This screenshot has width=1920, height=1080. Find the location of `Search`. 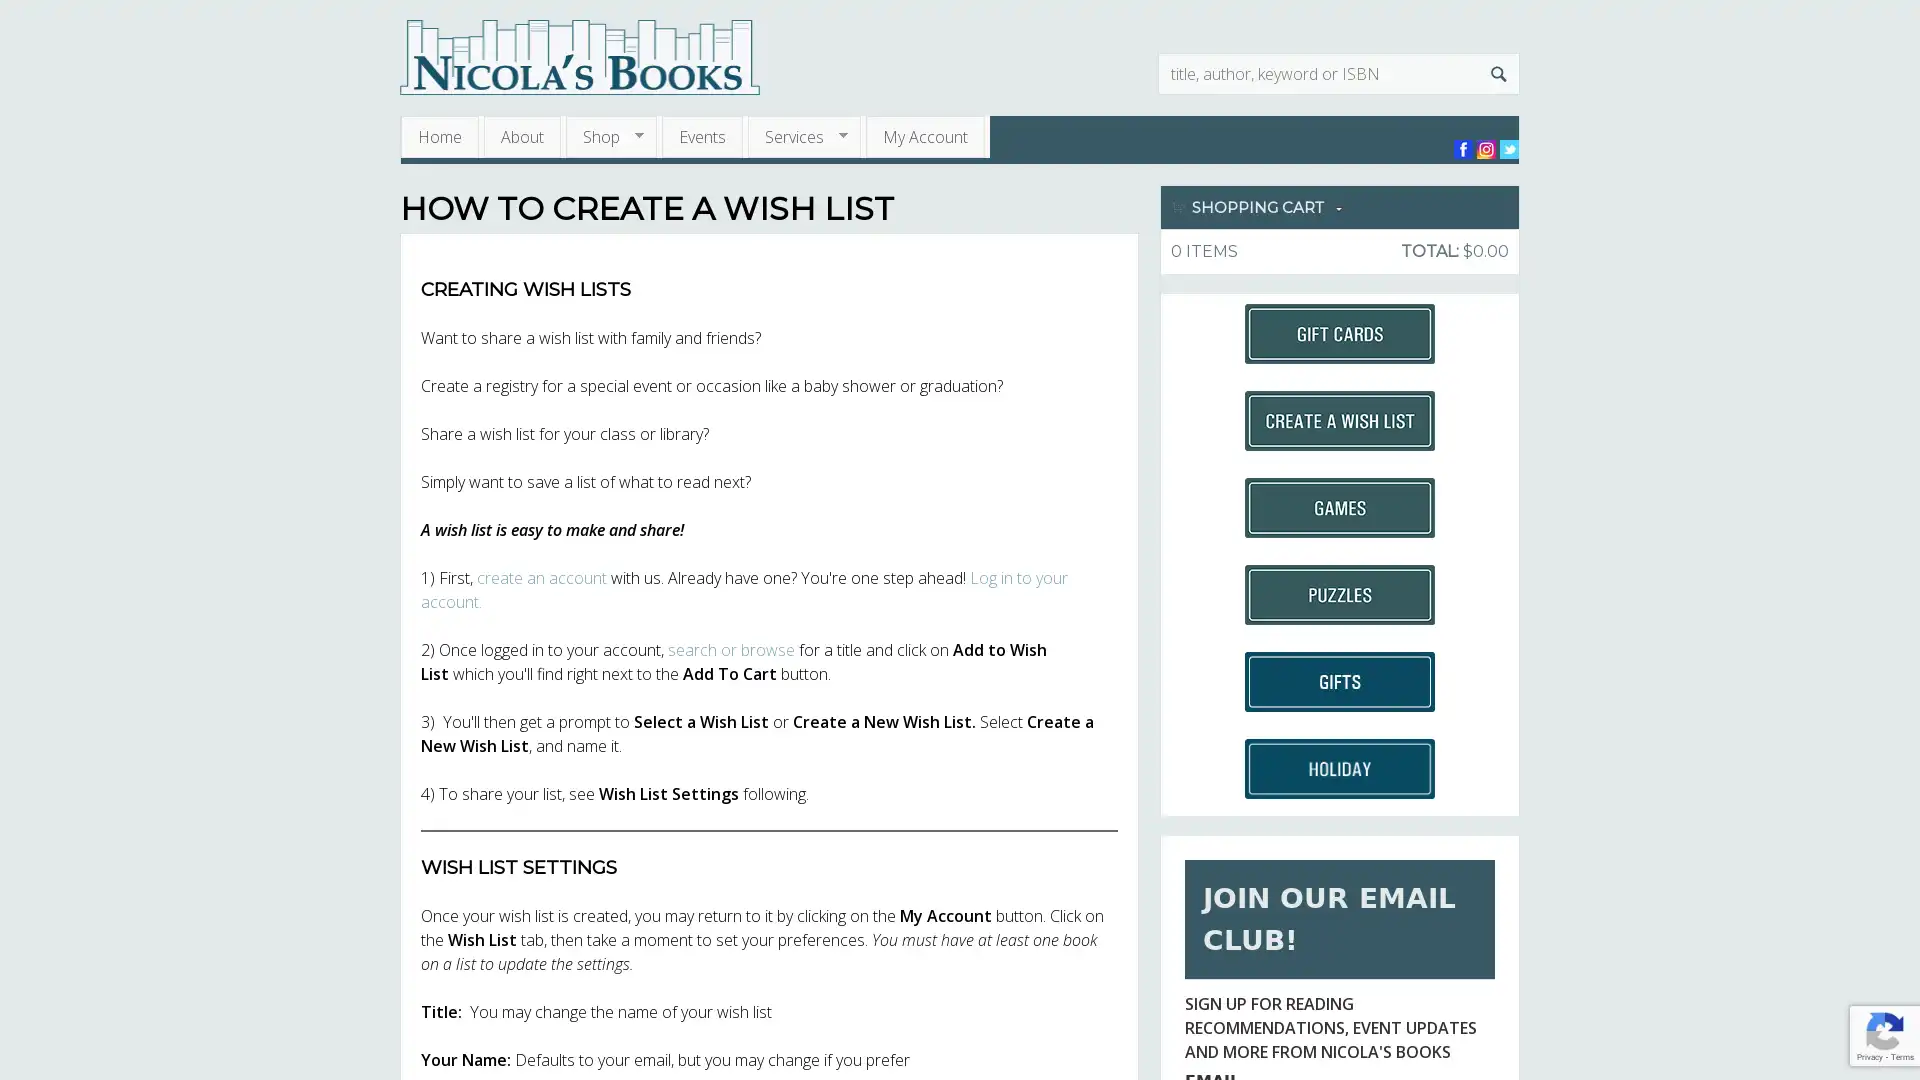

Search is located at coordinates (1498, 72).